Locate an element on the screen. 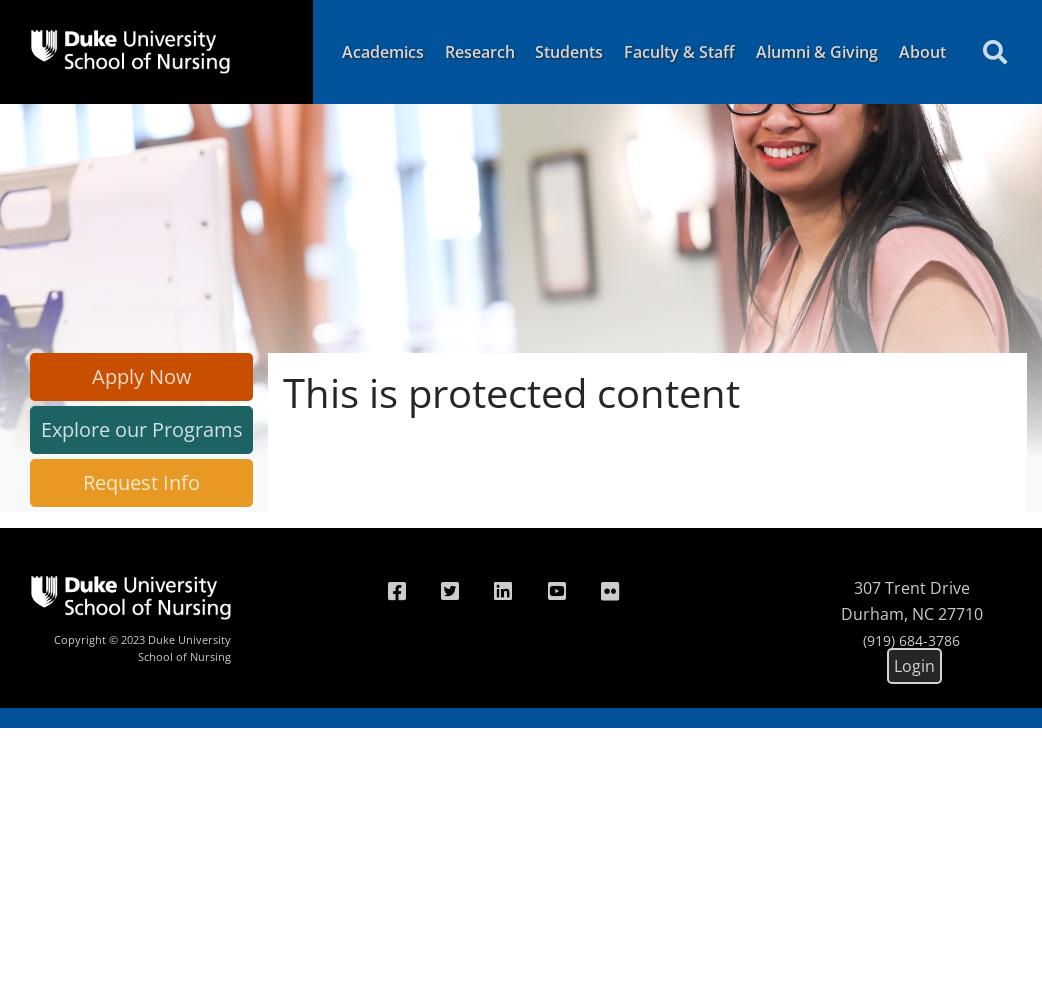 This screenshot has width=1042, height=1000. 'Now' is located at coordinates (167, 376).